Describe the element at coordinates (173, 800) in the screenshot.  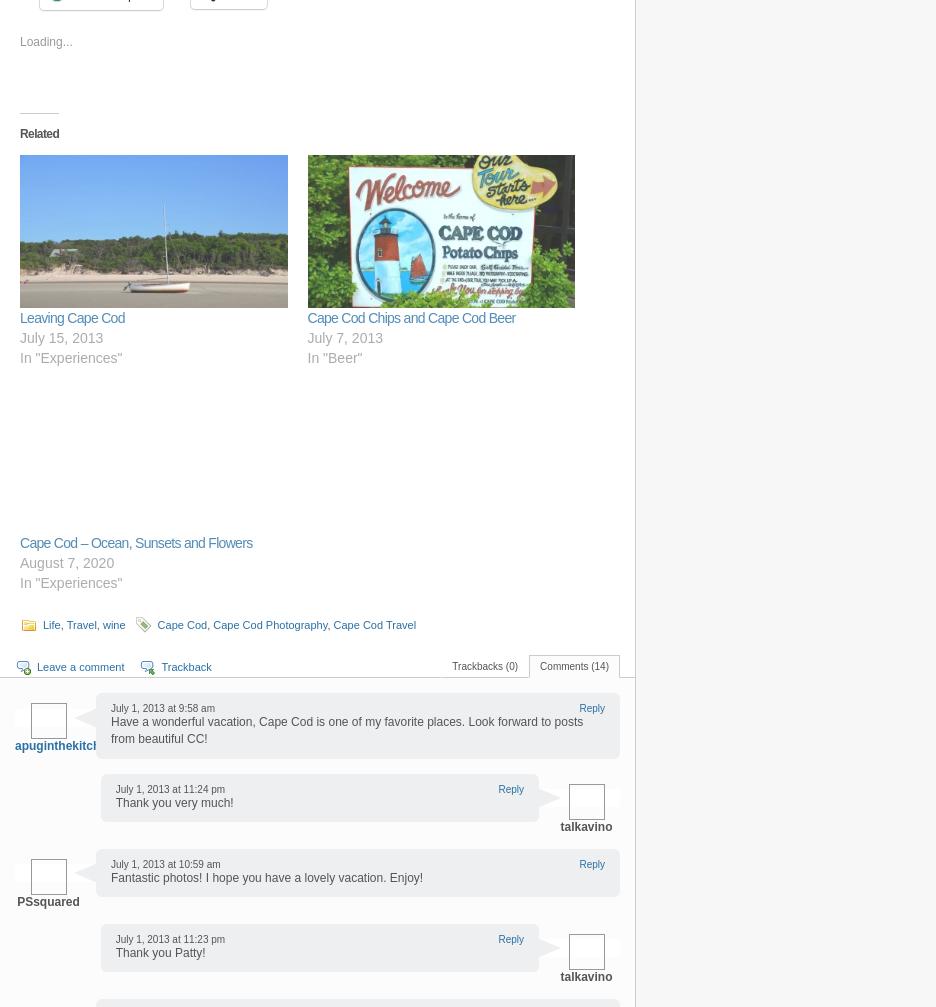
I see `'Thank you very much!'` at that location.